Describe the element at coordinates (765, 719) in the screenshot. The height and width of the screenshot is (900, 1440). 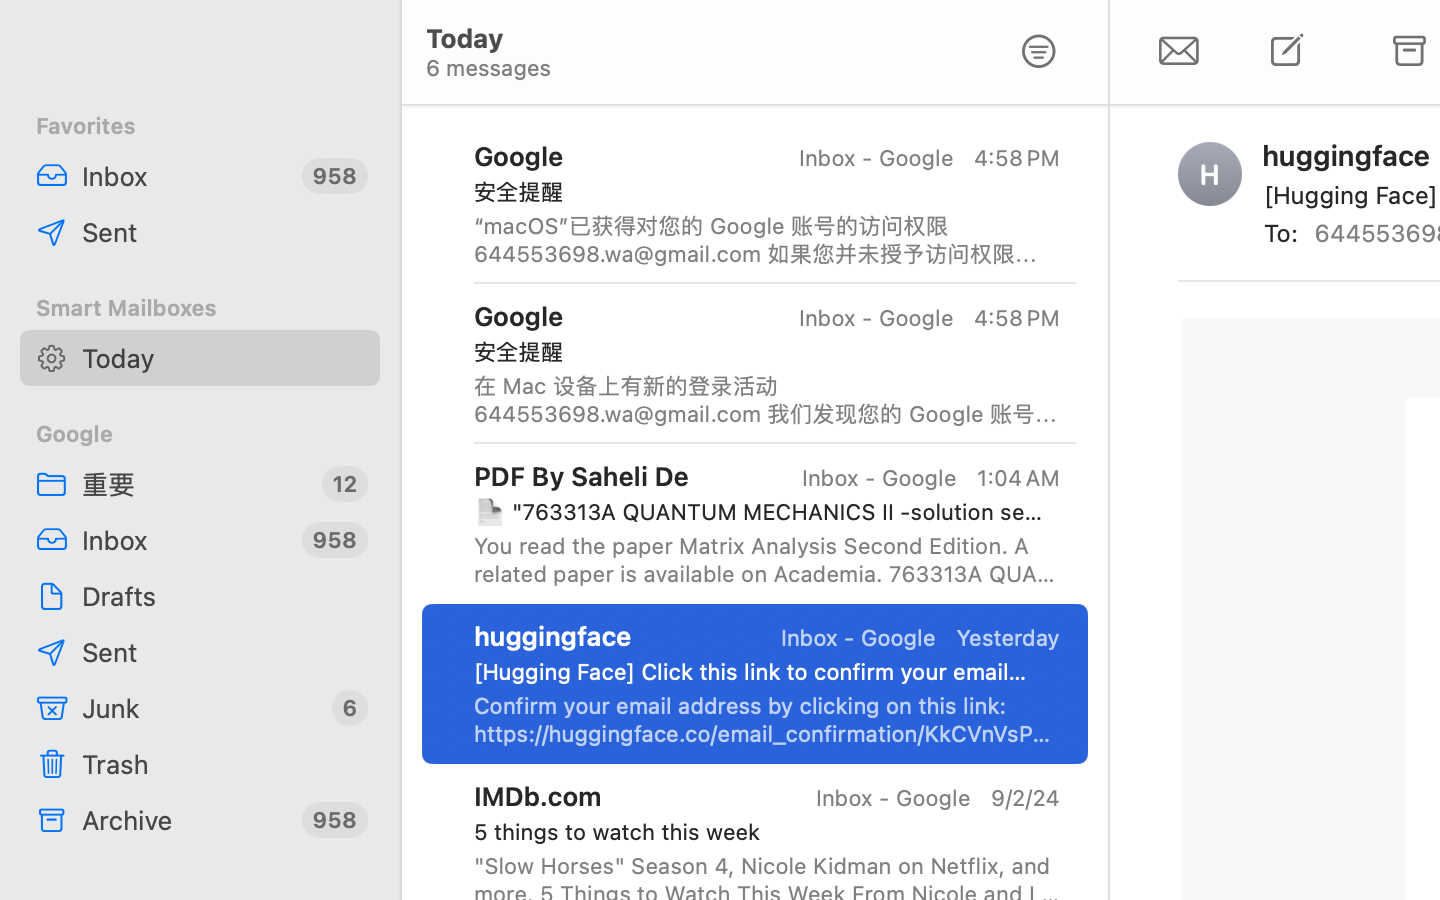
I see `'Confirm your email address by clicking on this link: https://huggingface.co/email_confirmation/KkCVnVsPgWKdzUnjgsmNfQwgnwKH If you didn'` at that location.